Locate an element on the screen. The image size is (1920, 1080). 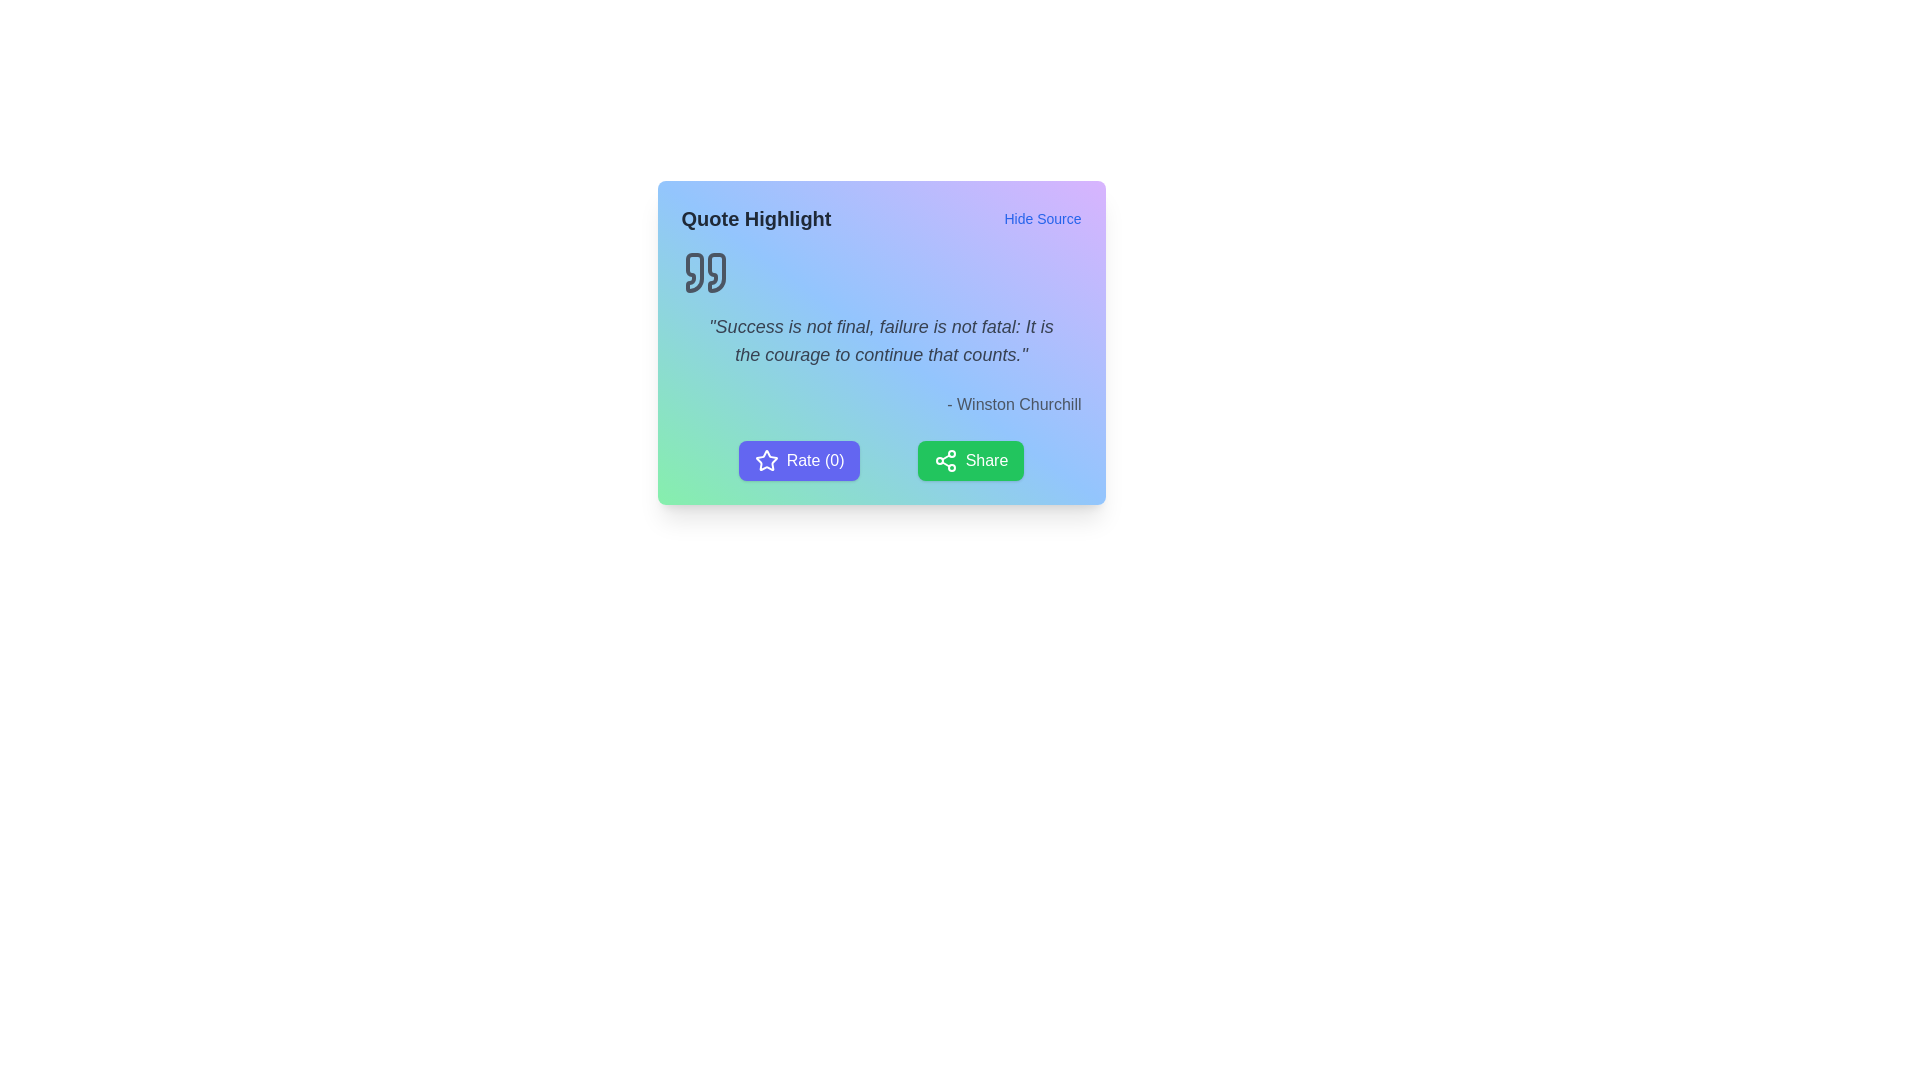
the rating button located on the left side of the interface's bottom section is located at coordinates (798, 461).